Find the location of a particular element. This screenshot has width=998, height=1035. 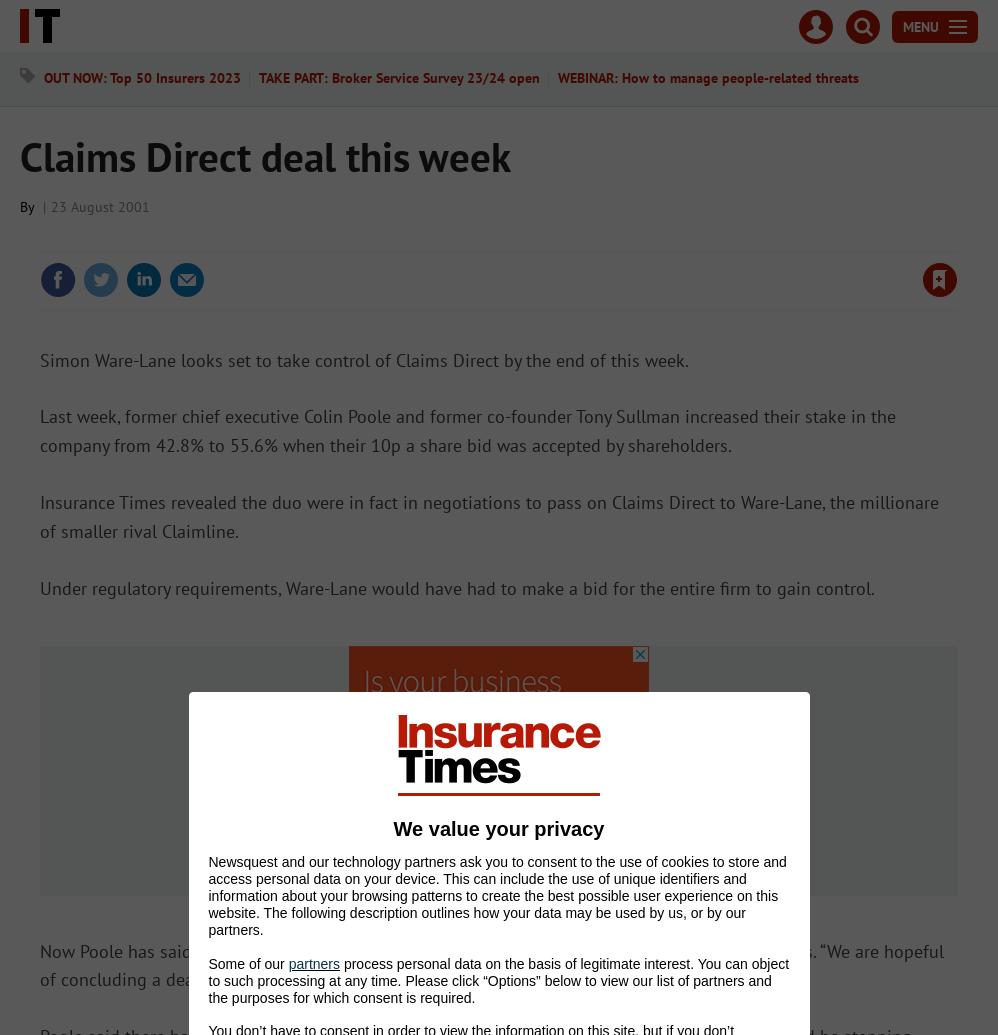

'Save article' is located at coordinates (912, 241).